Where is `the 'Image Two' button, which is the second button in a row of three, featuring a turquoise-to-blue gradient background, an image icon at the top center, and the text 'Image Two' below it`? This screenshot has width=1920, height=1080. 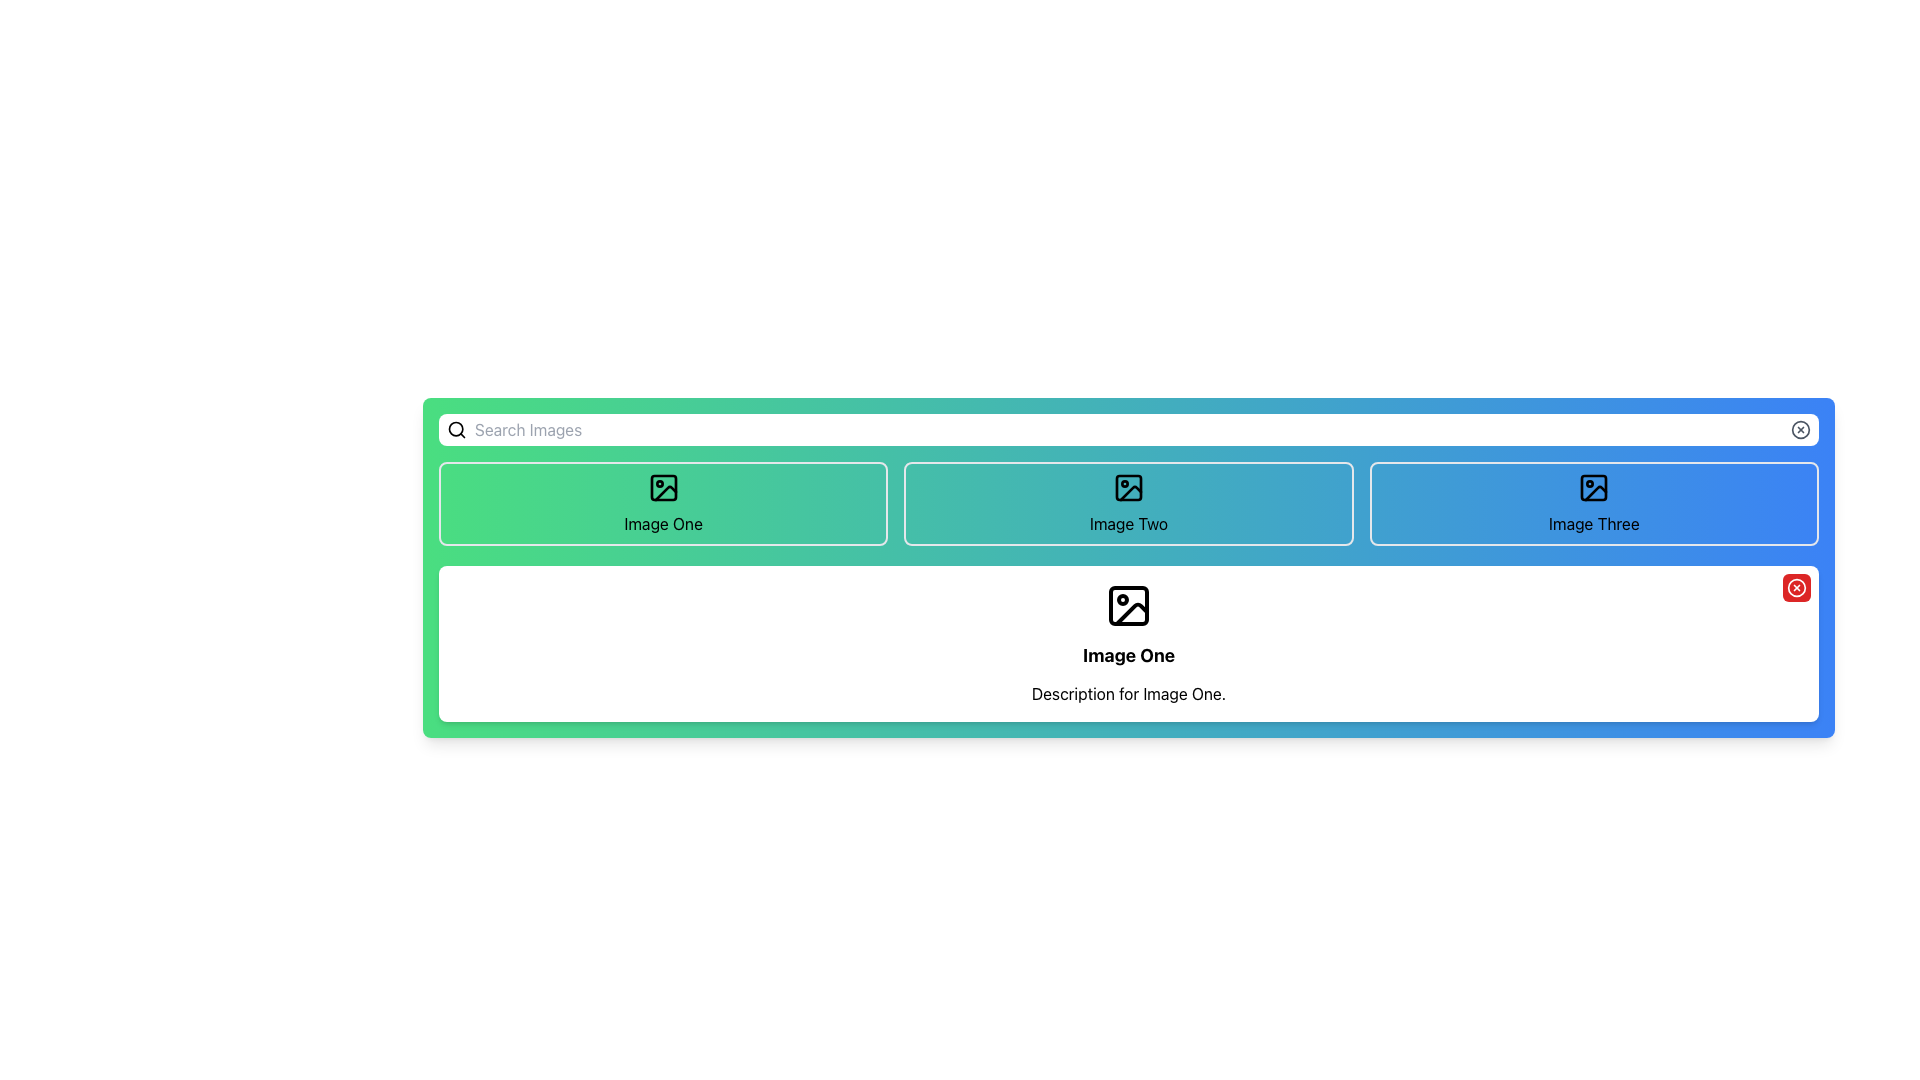
the 'Image Two' button, which is the second button in a row of three, featuring a turquoise-to-blue gradient background, an image icon at the top center, and the text 'Image Two' below it is located at coordinates (1128, 503).